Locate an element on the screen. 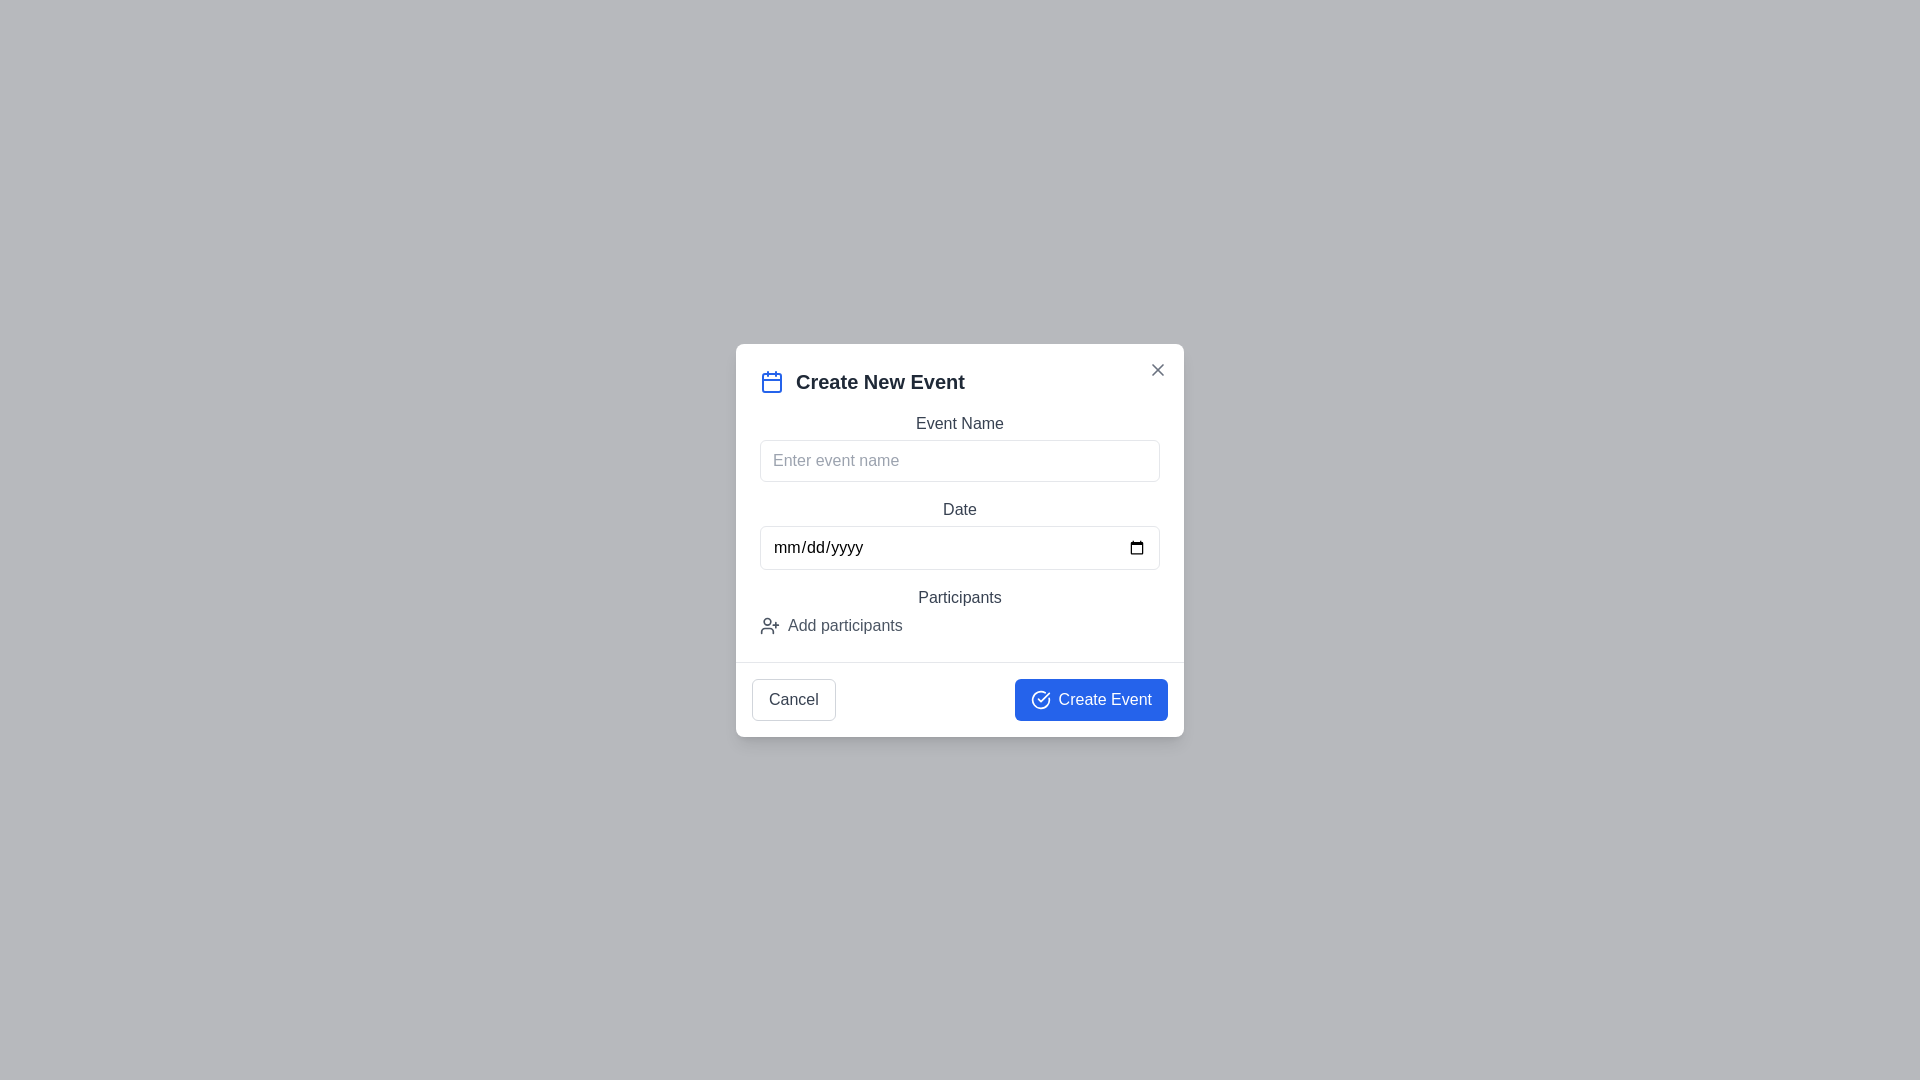 The width and height of the screenshot is (1920, 1080). the text label located at the bottom-left of the 'Create New Event' modal, positioned under the 'Participants' label and to the right of the user icon with a plus symbol, to initiate adding participants to the event is located at coordinates (845, 624).